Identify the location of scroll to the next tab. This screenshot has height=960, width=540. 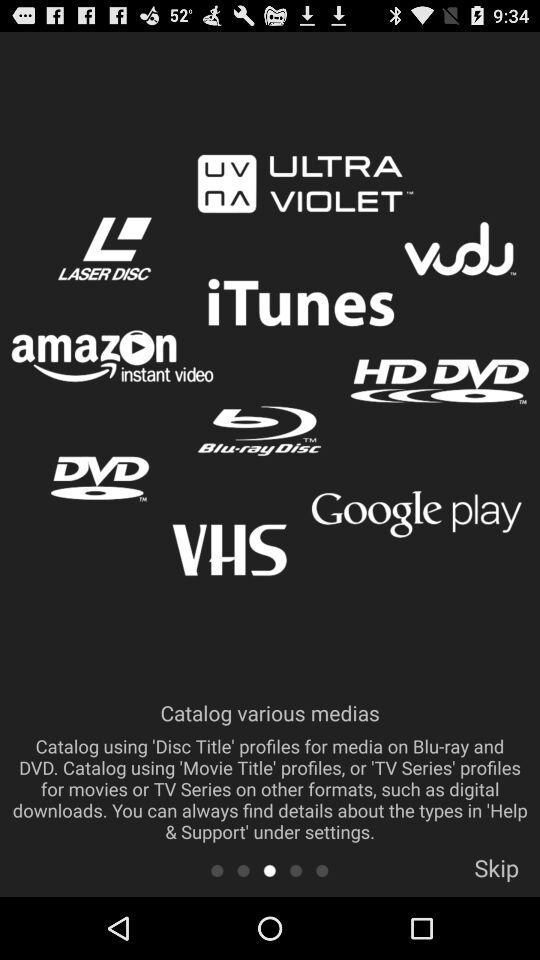
(322, 869).